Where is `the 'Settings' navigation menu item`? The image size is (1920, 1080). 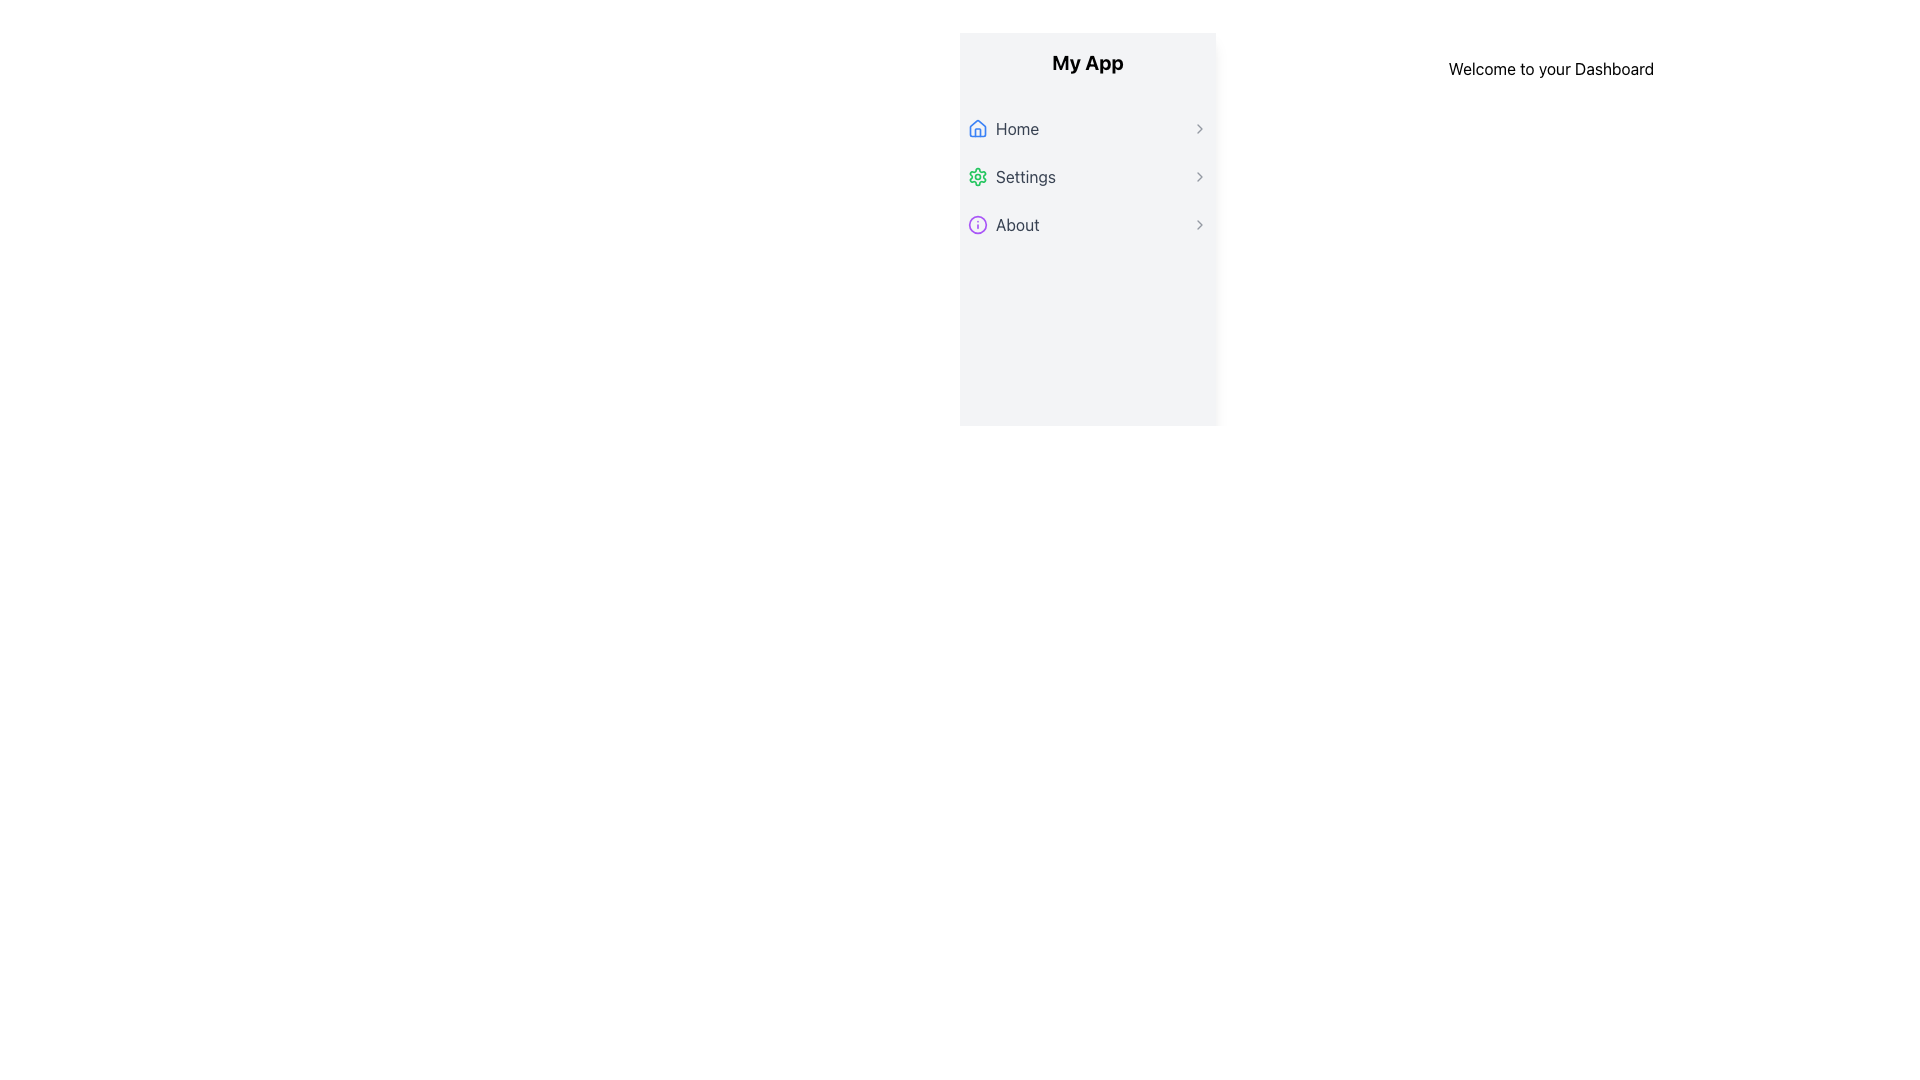 the 'Settings' navigation menu item is located at coordinates (1087, 176).